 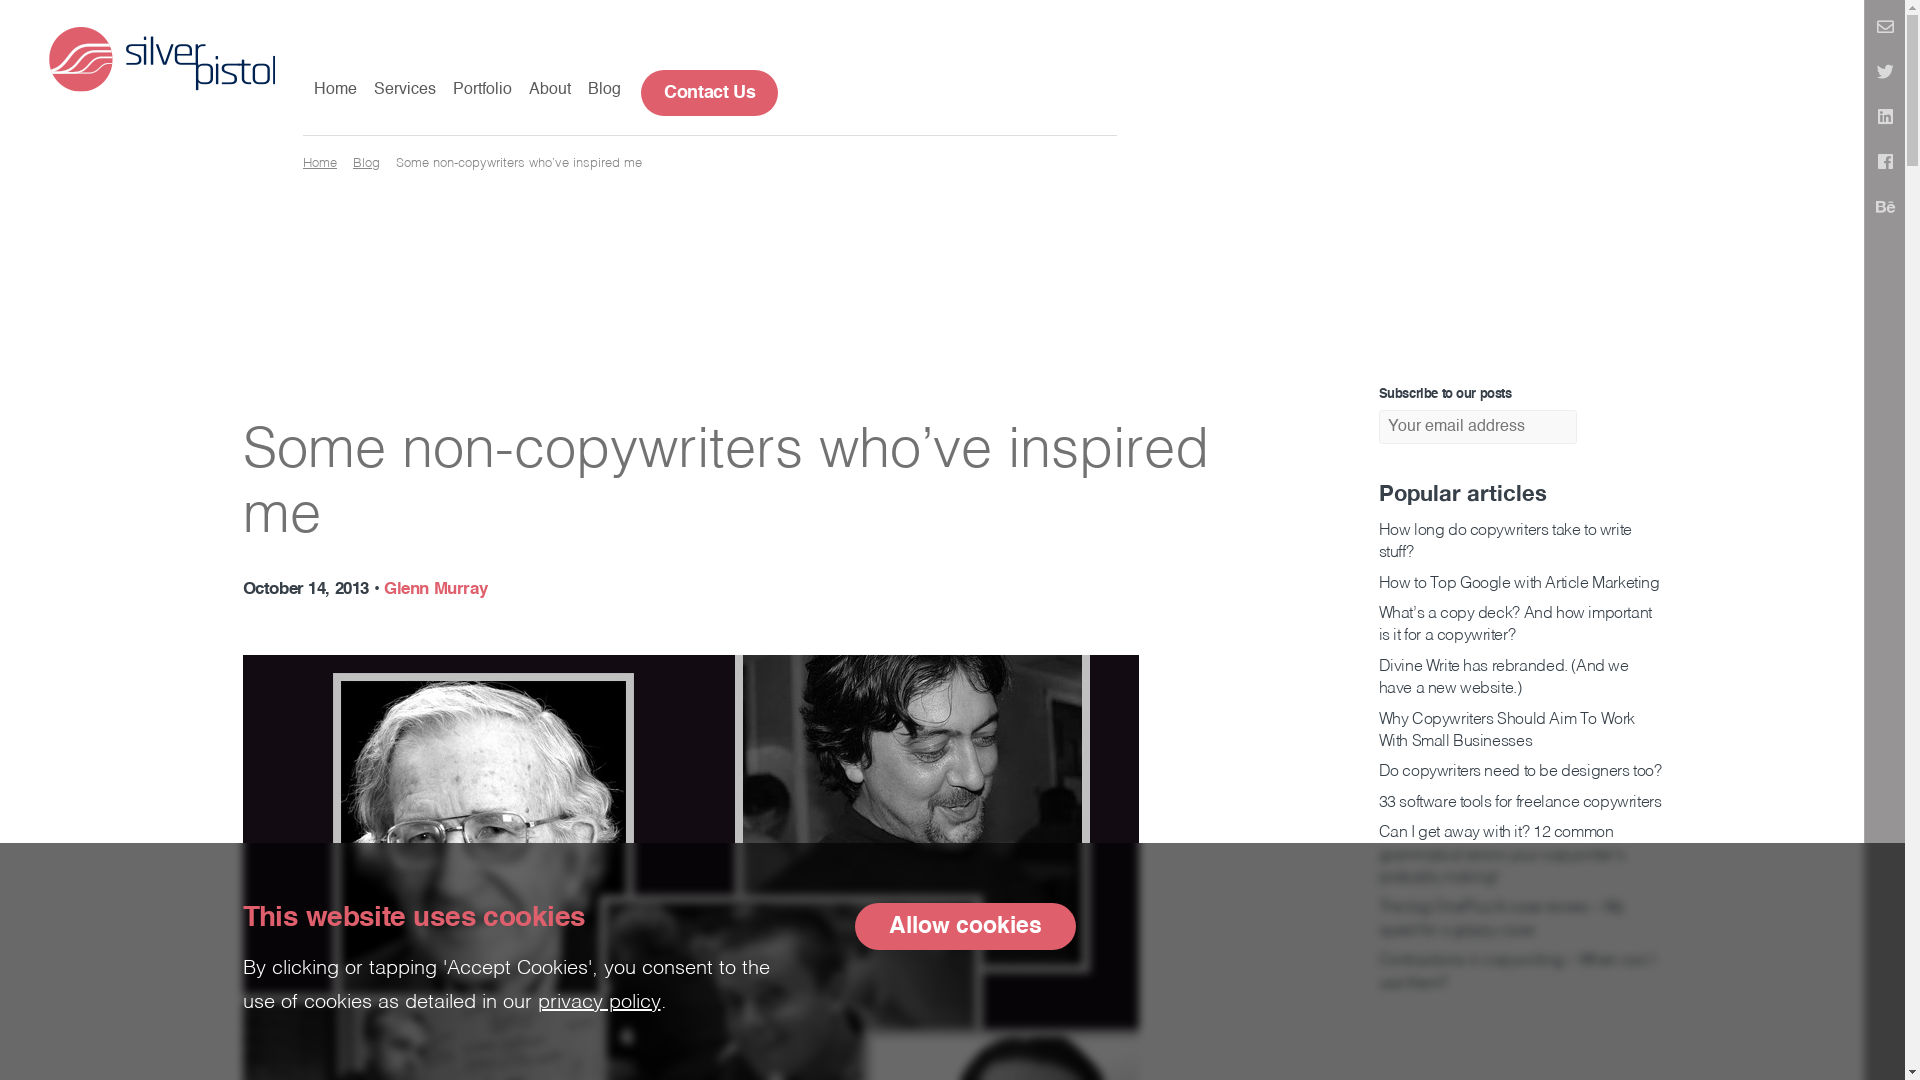 I want to click on 'See us on LinkedIn', so click(x=1864, y=119).